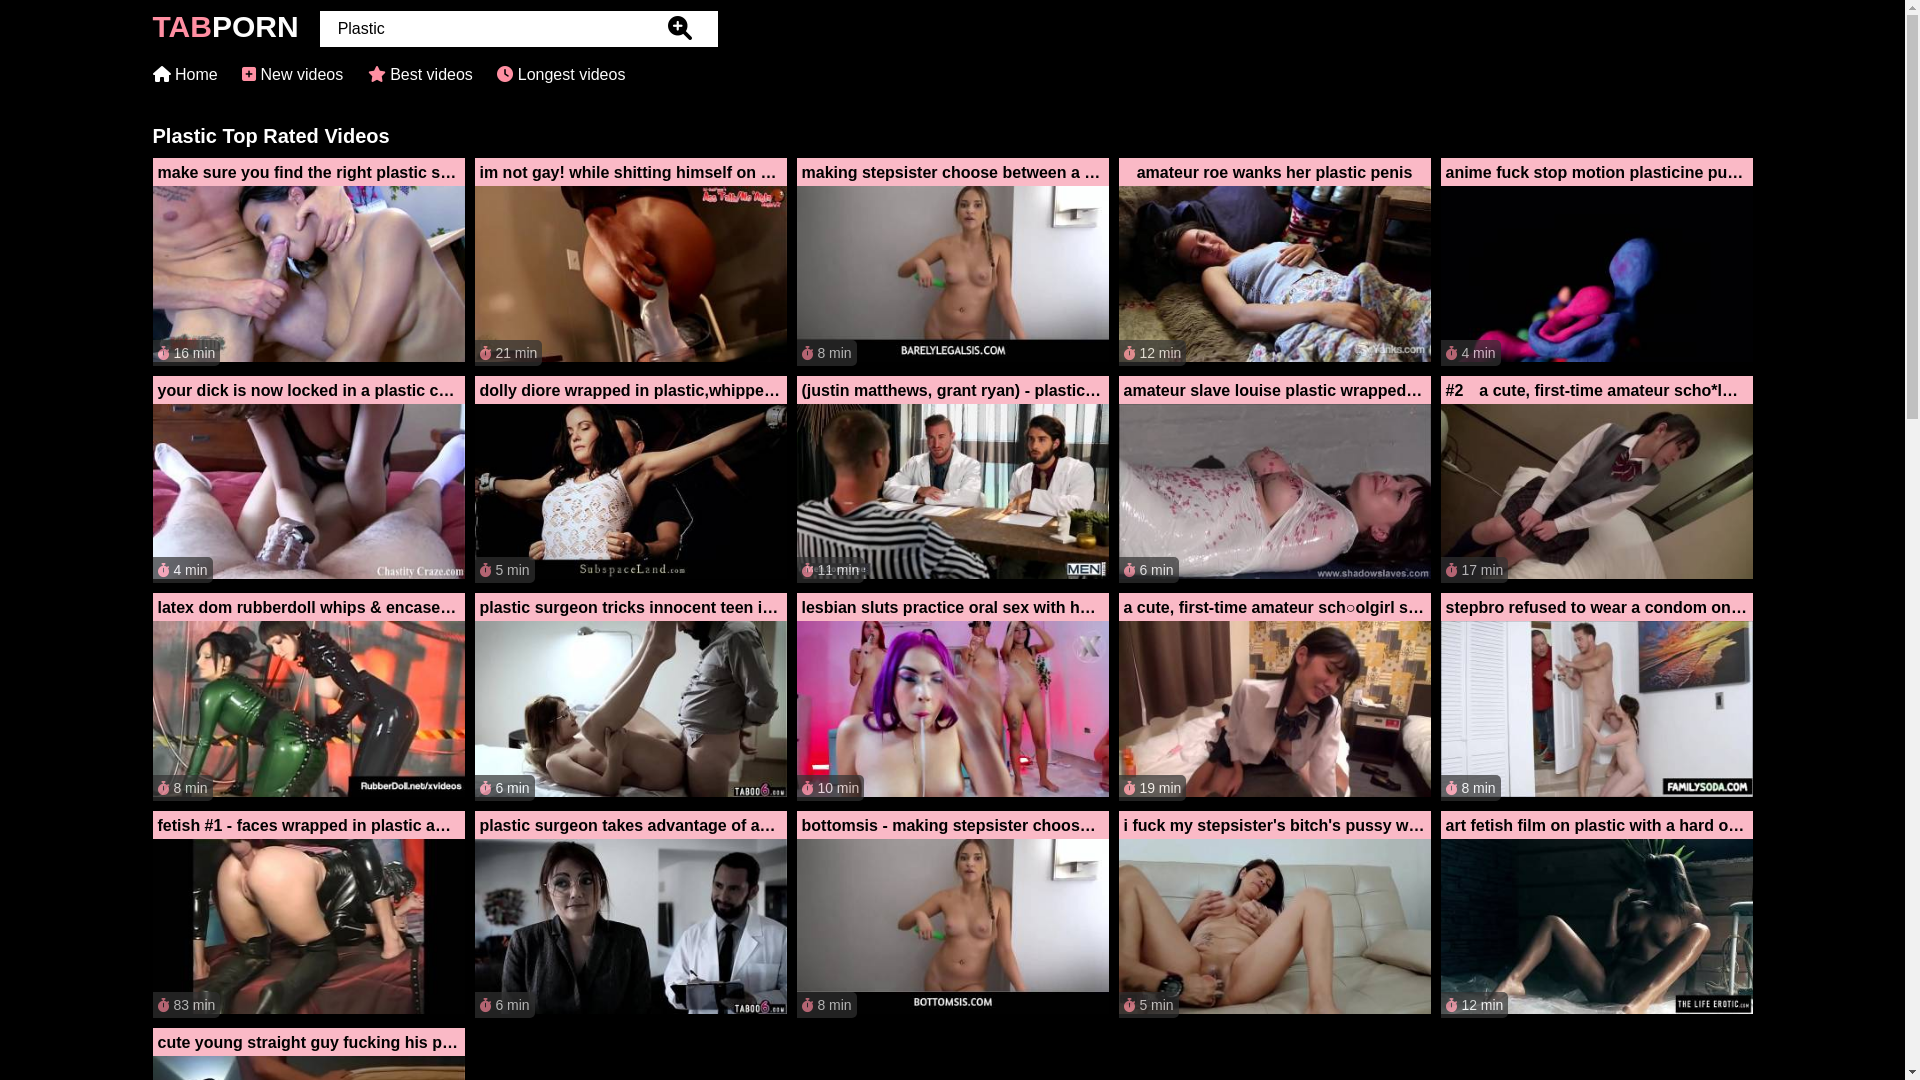 Image resolution: width=1920 pixels, height=1080 pixels. Describe the element at coordinates (368, 73) in the screenshot. I see `'Best videos'` at that location.